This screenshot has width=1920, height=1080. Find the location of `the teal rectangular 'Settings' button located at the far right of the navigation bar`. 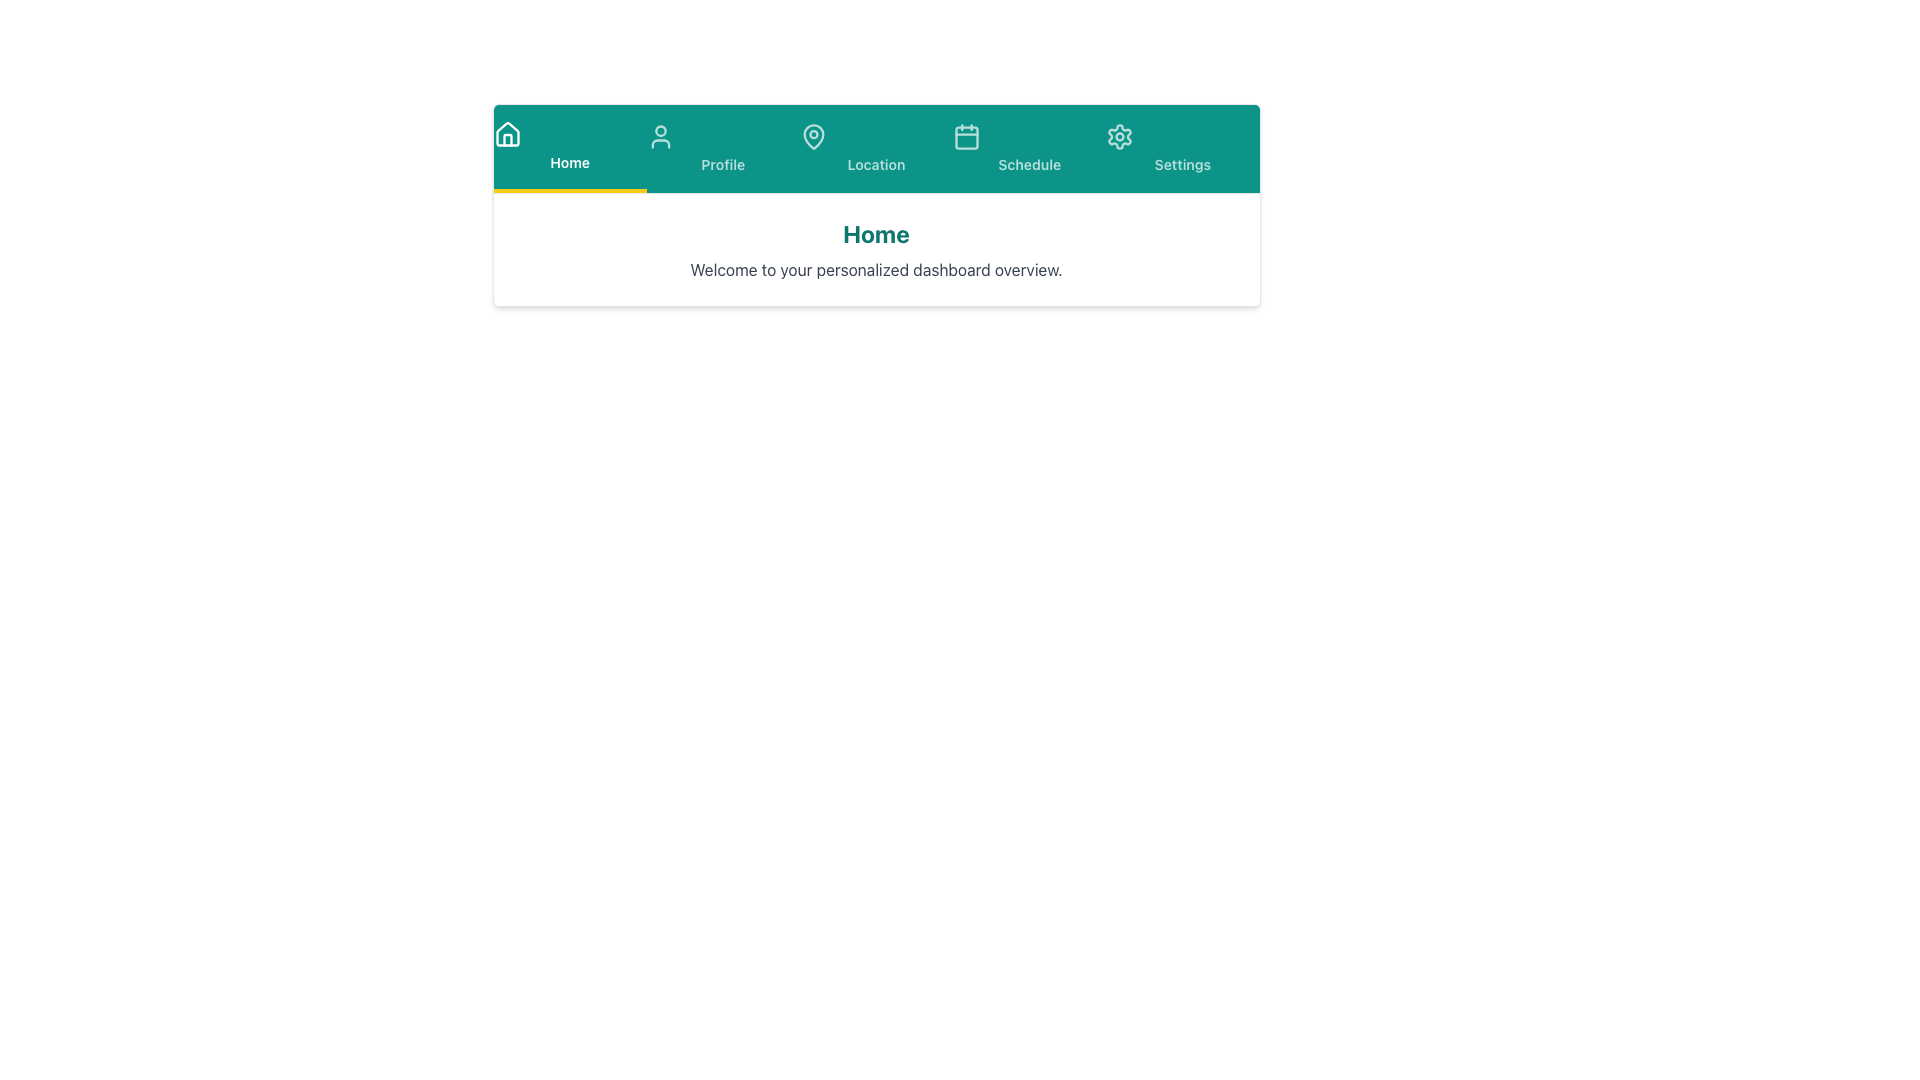

the teal rectangular 'Settings' button located at the far right of the navigation bar is located at coordinates (1182, 148).